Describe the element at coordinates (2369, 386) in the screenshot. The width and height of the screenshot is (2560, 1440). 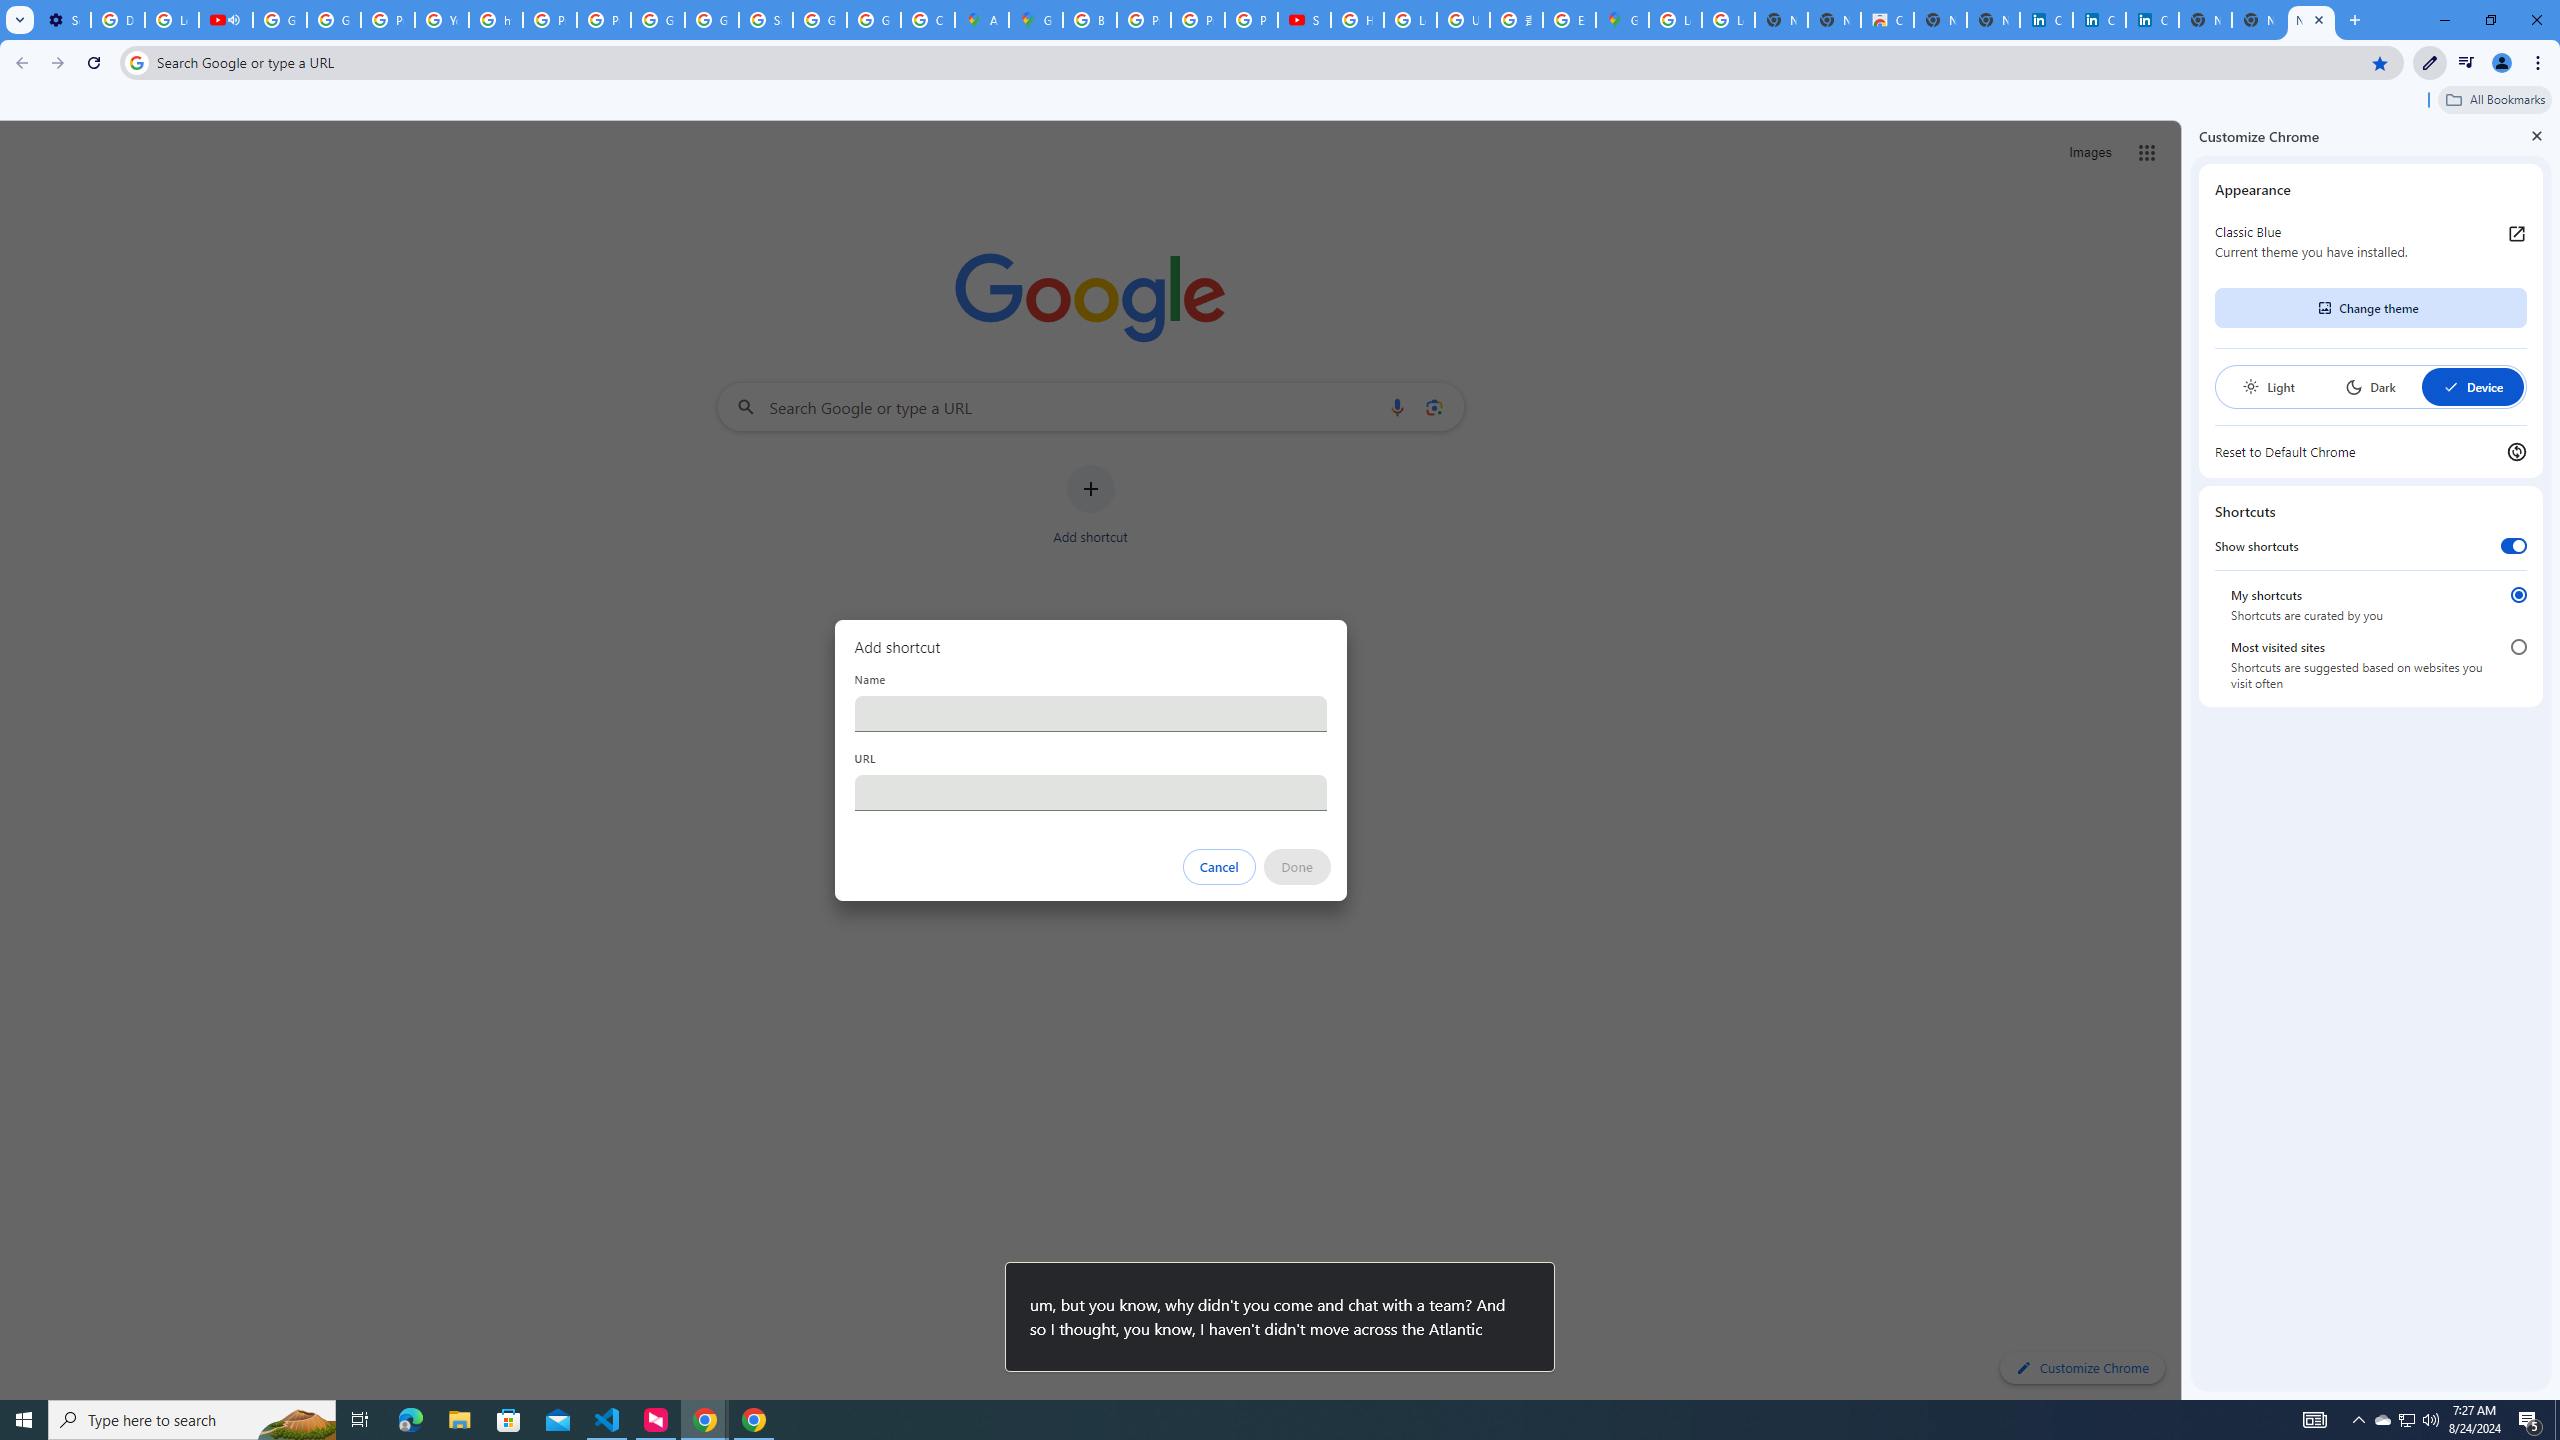
I see `'Dark'` at that location.